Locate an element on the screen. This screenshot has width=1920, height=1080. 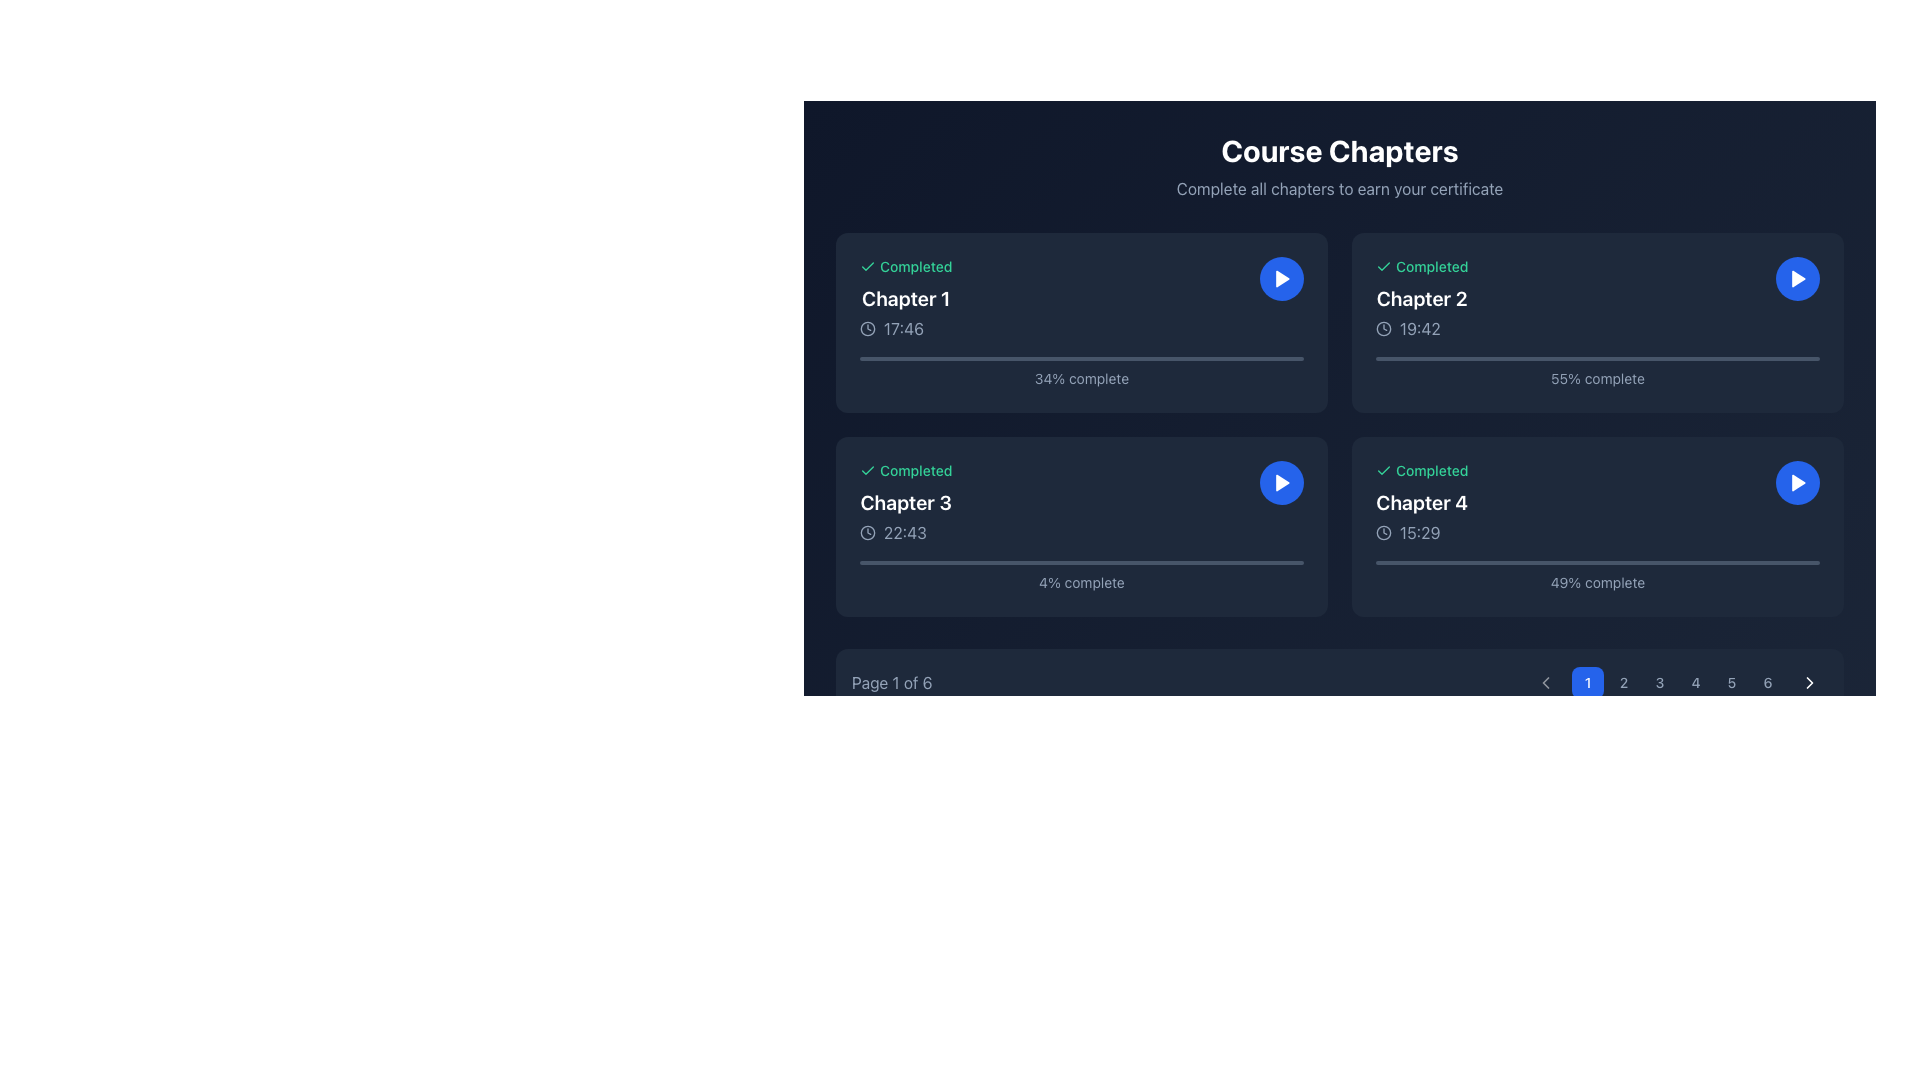
the static text label 'Chapter 4' which is styled in a larger bold font, located in the bottom-right corner of the interface under 'Course Chapters' is located at coordinates (1421, 501).